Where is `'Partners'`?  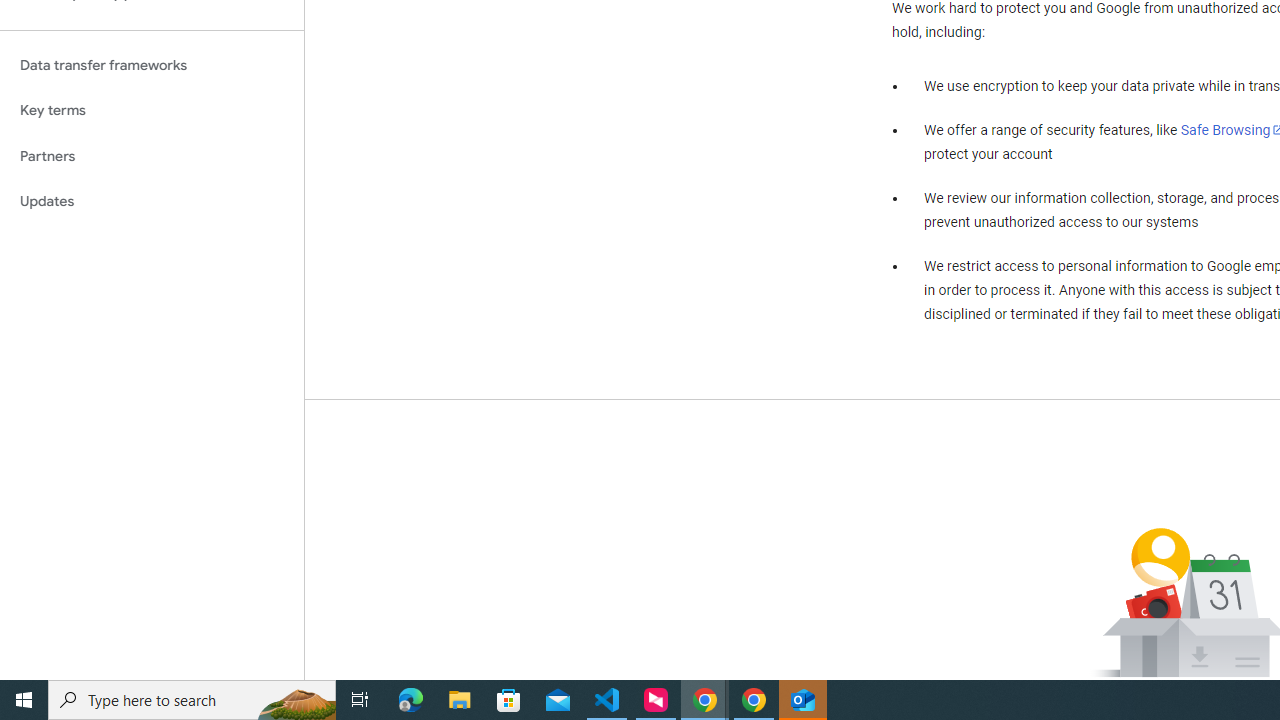 'Partners' is located at coordinates (151, 155).